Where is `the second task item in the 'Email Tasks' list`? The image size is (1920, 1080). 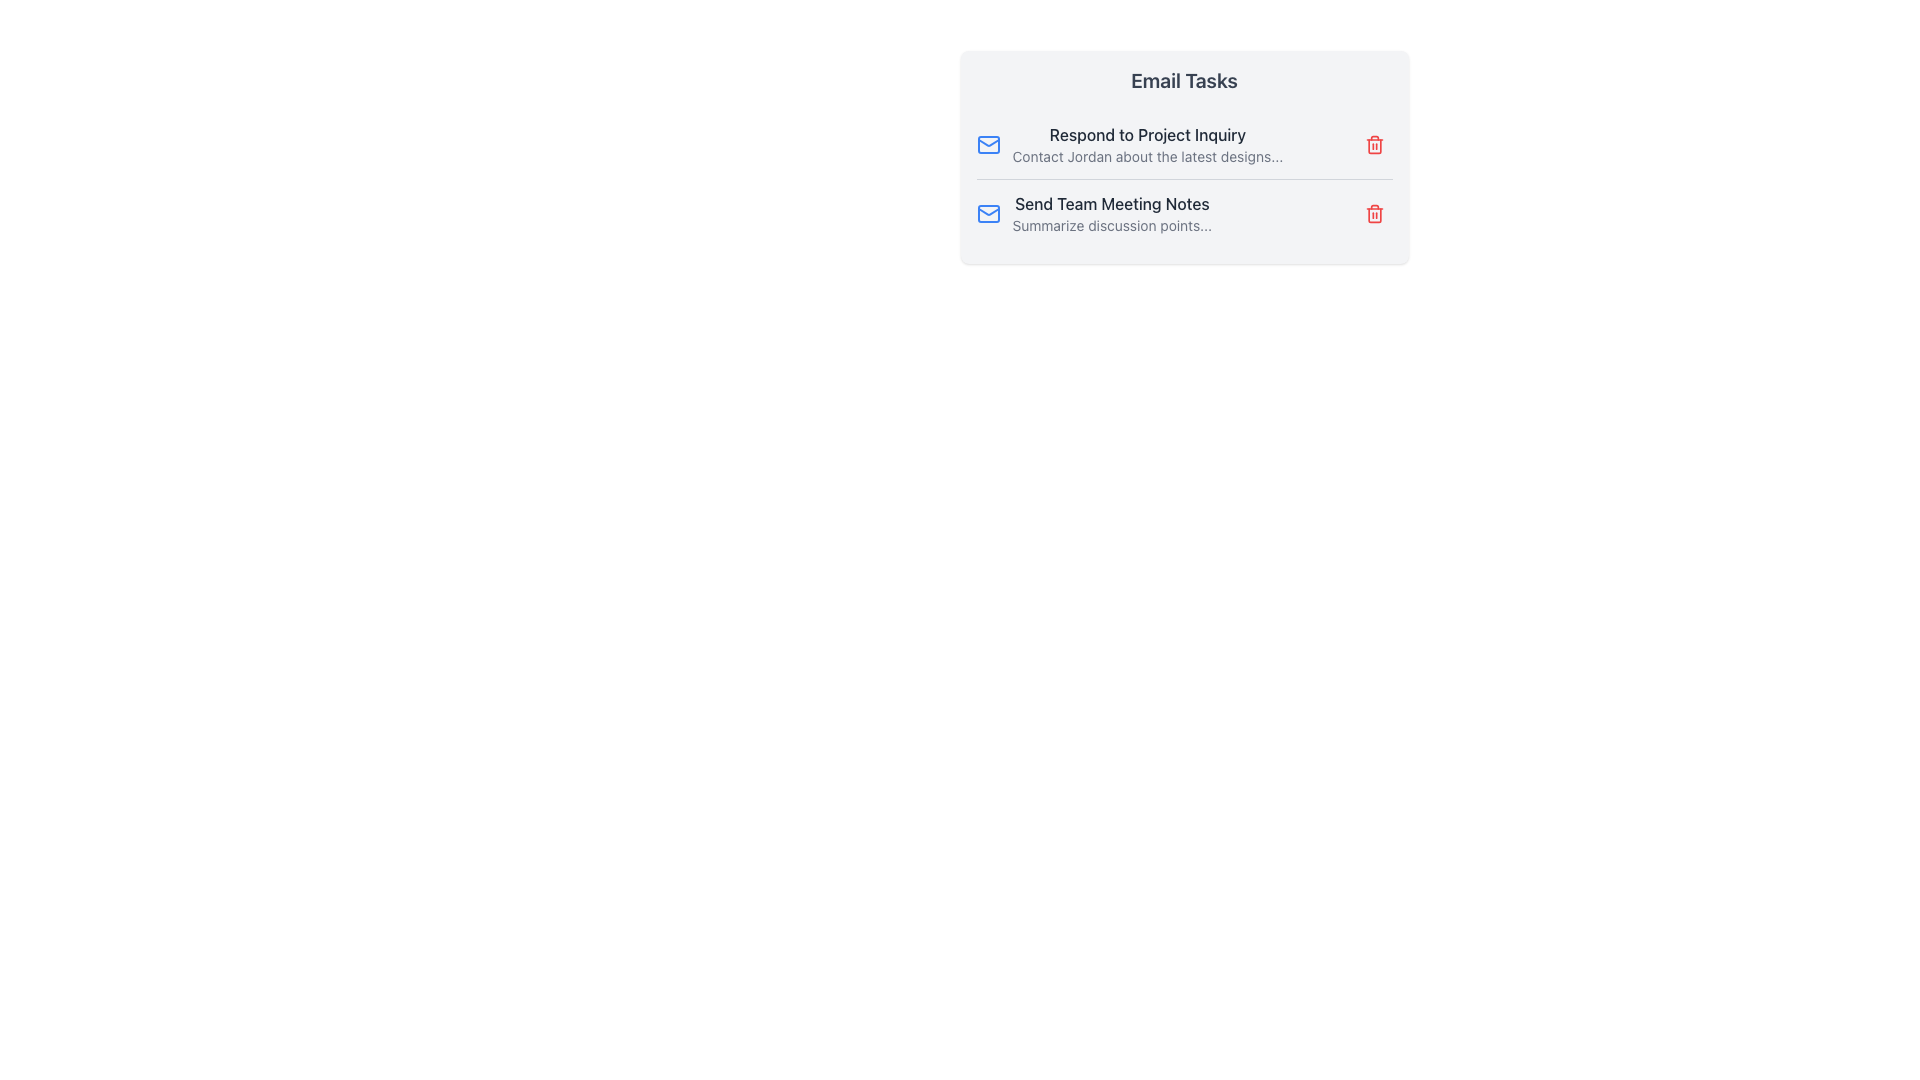
the second task item in the 'Email Tasks' list is located at coordinates (1111, 213).